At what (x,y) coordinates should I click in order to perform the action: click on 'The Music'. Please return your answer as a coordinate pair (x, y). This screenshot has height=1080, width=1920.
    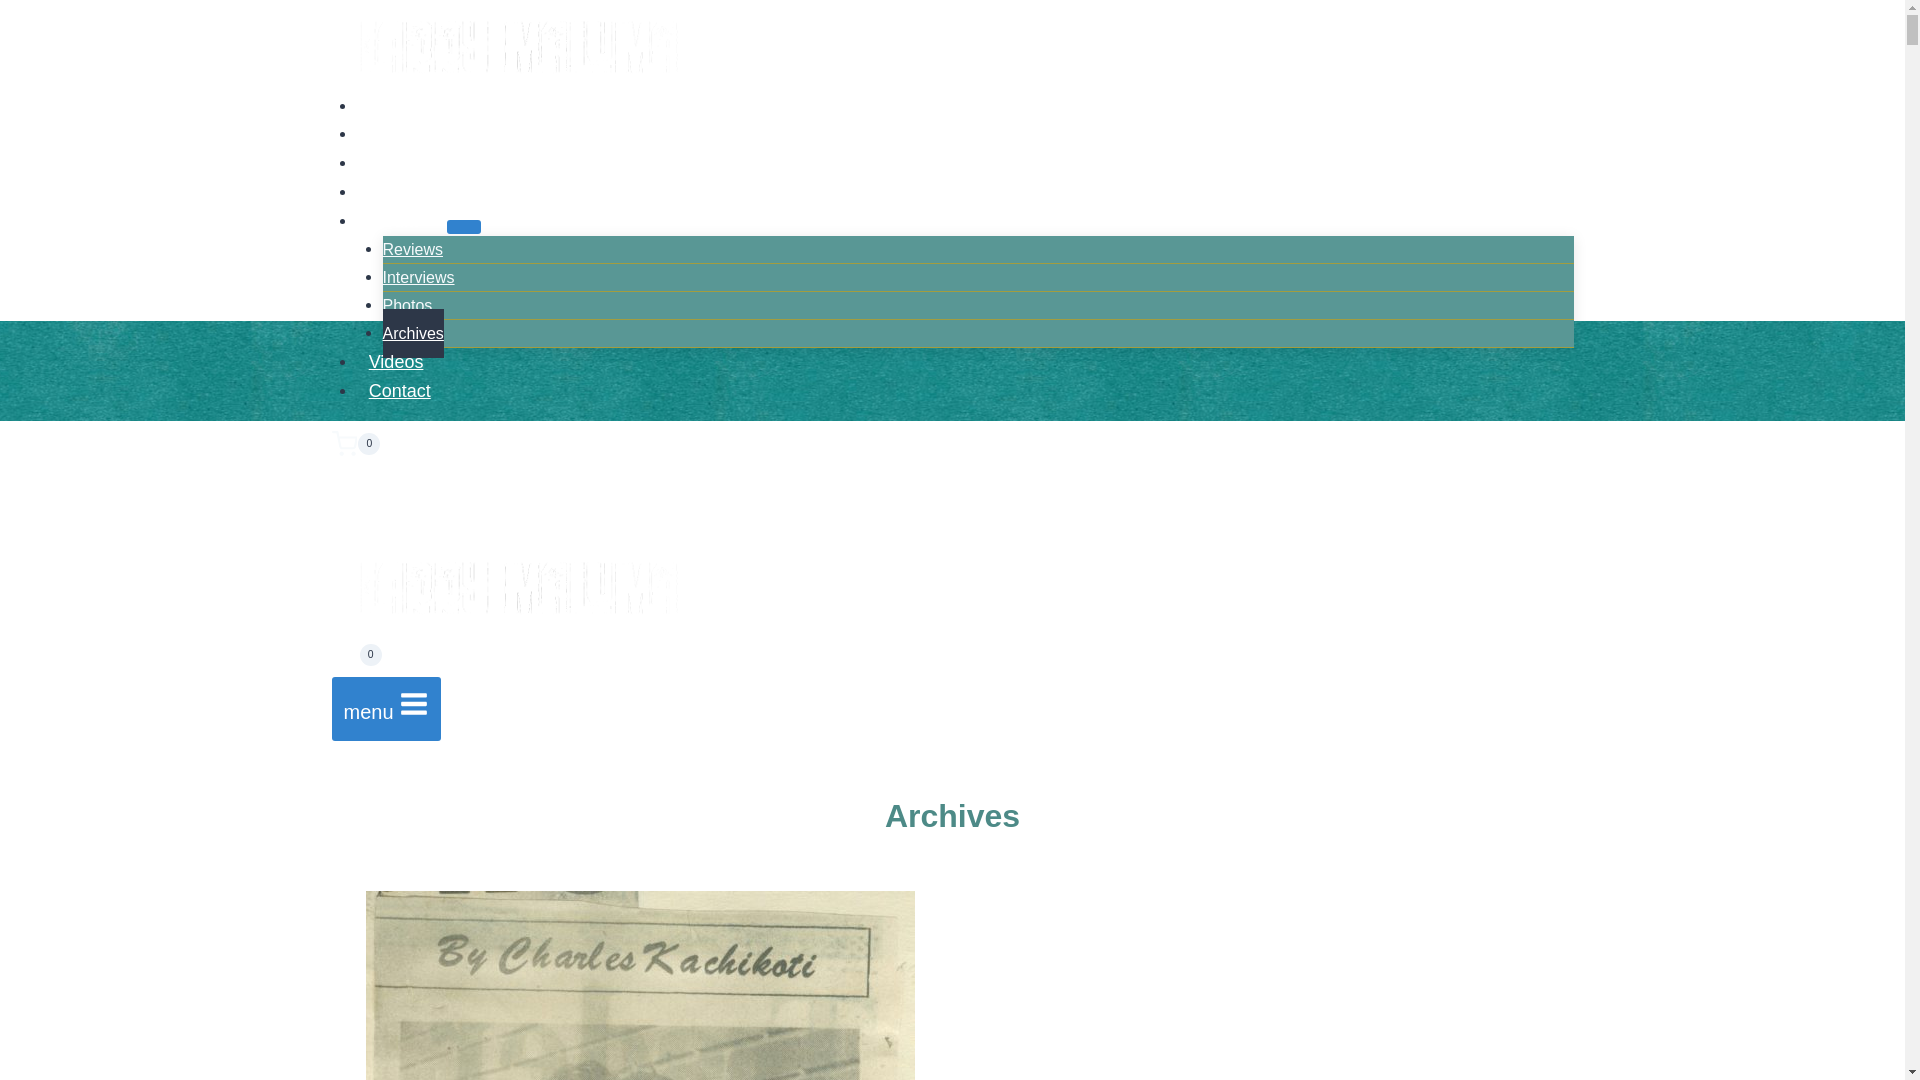
    Looking at the image, I should click on (408, 161).